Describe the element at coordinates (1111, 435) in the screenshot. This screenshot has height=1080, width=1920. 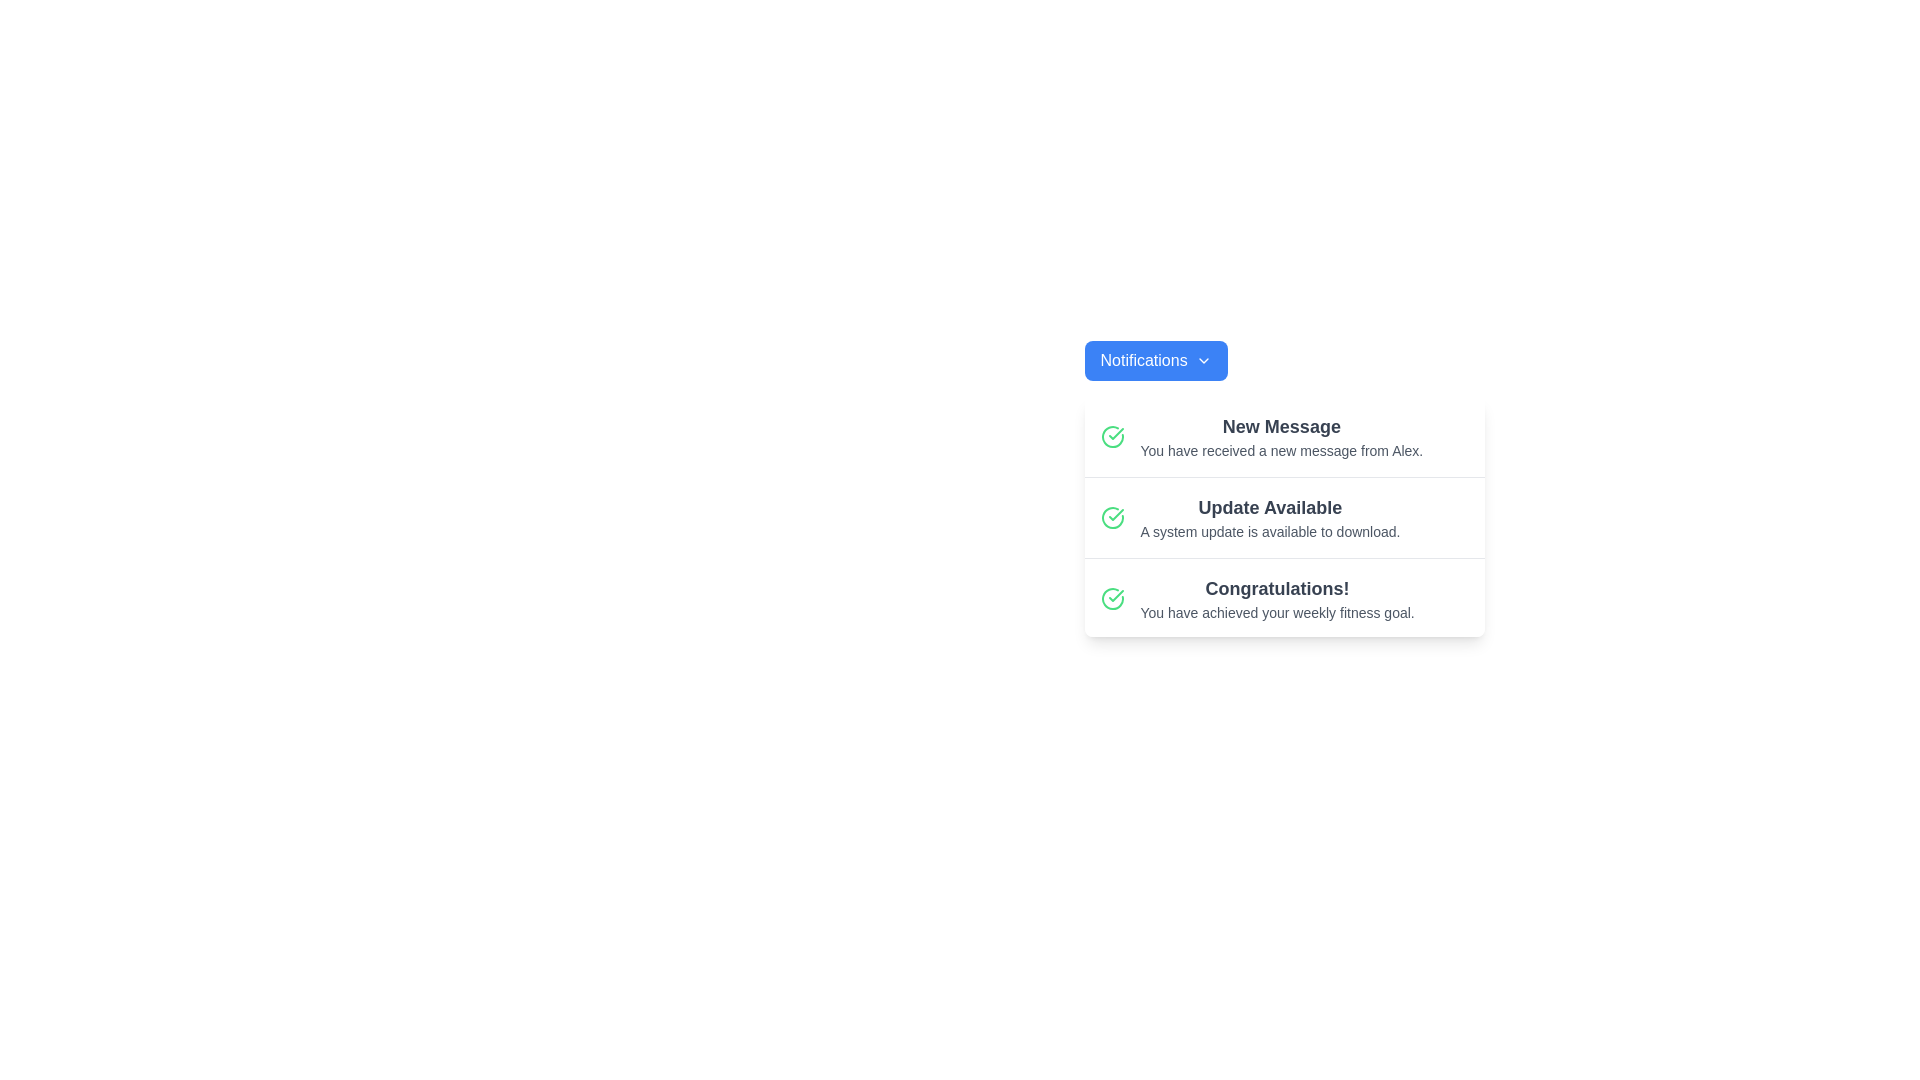
I see `the circular-shaped icon with a green checkmark inside, located in the top-left corner of the 'New Message' notification card under the 'Notifications' dropdown menu` at that location.